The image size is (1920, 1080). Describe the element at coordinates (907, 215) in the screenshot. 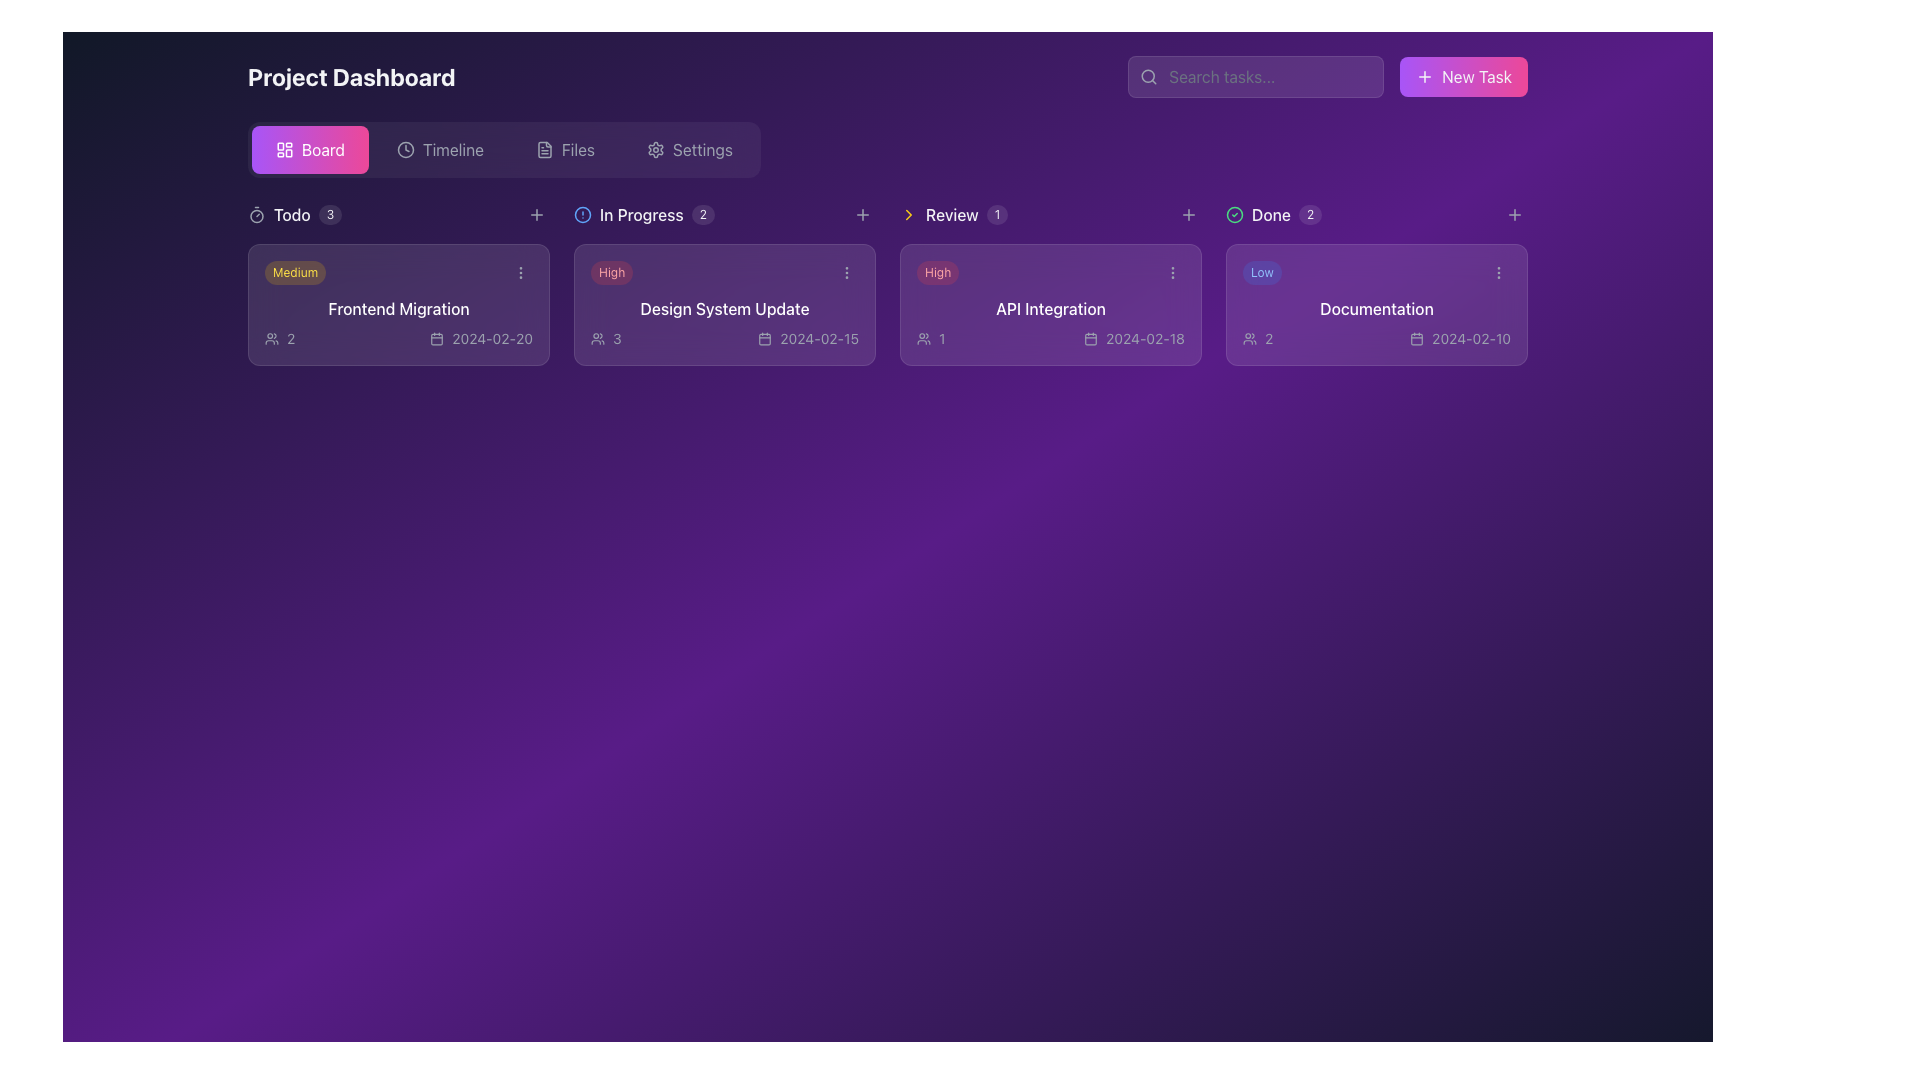

I see `the chevron arrow icon, which is styled in bright yellow and located to the right of the 'Review' category header in the interface` at that location.